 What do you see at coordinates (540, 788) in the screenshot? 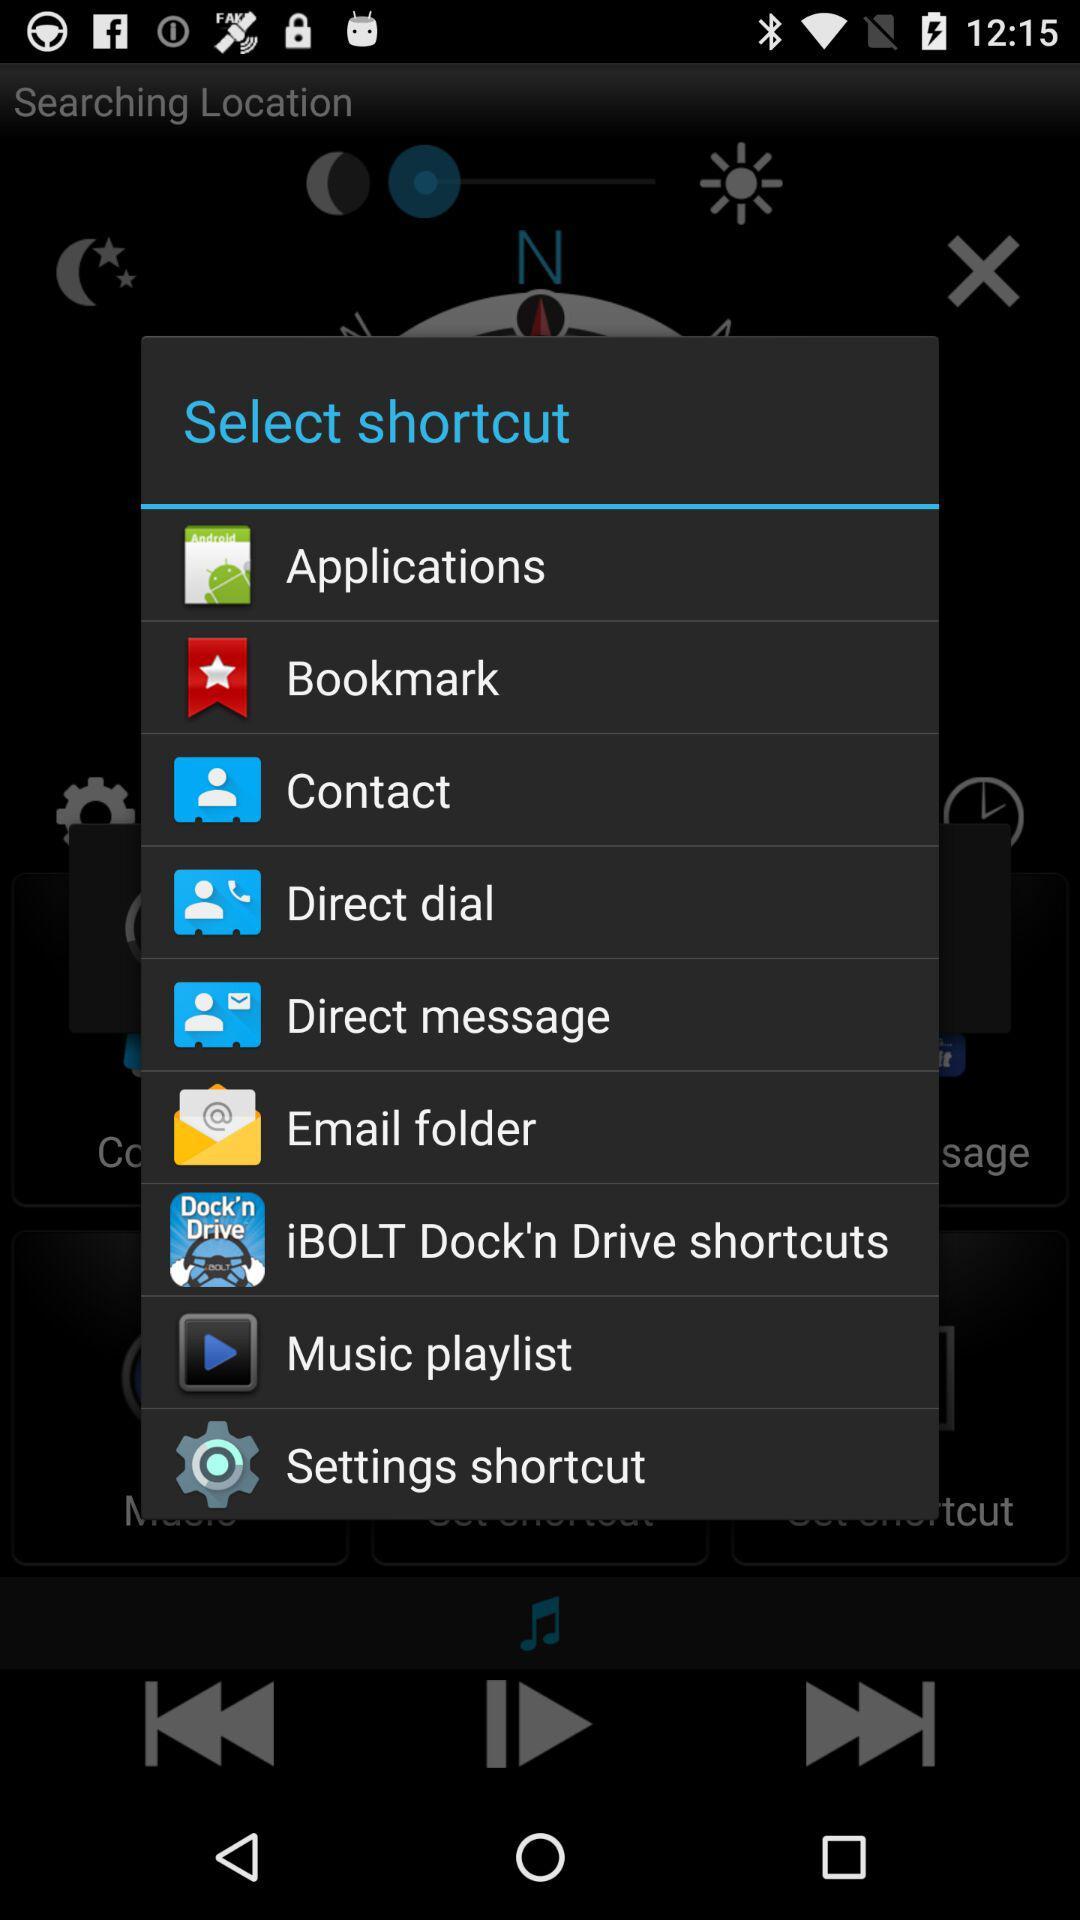
I see `the icon above the direct dial item` at bounding box center [540, 788].